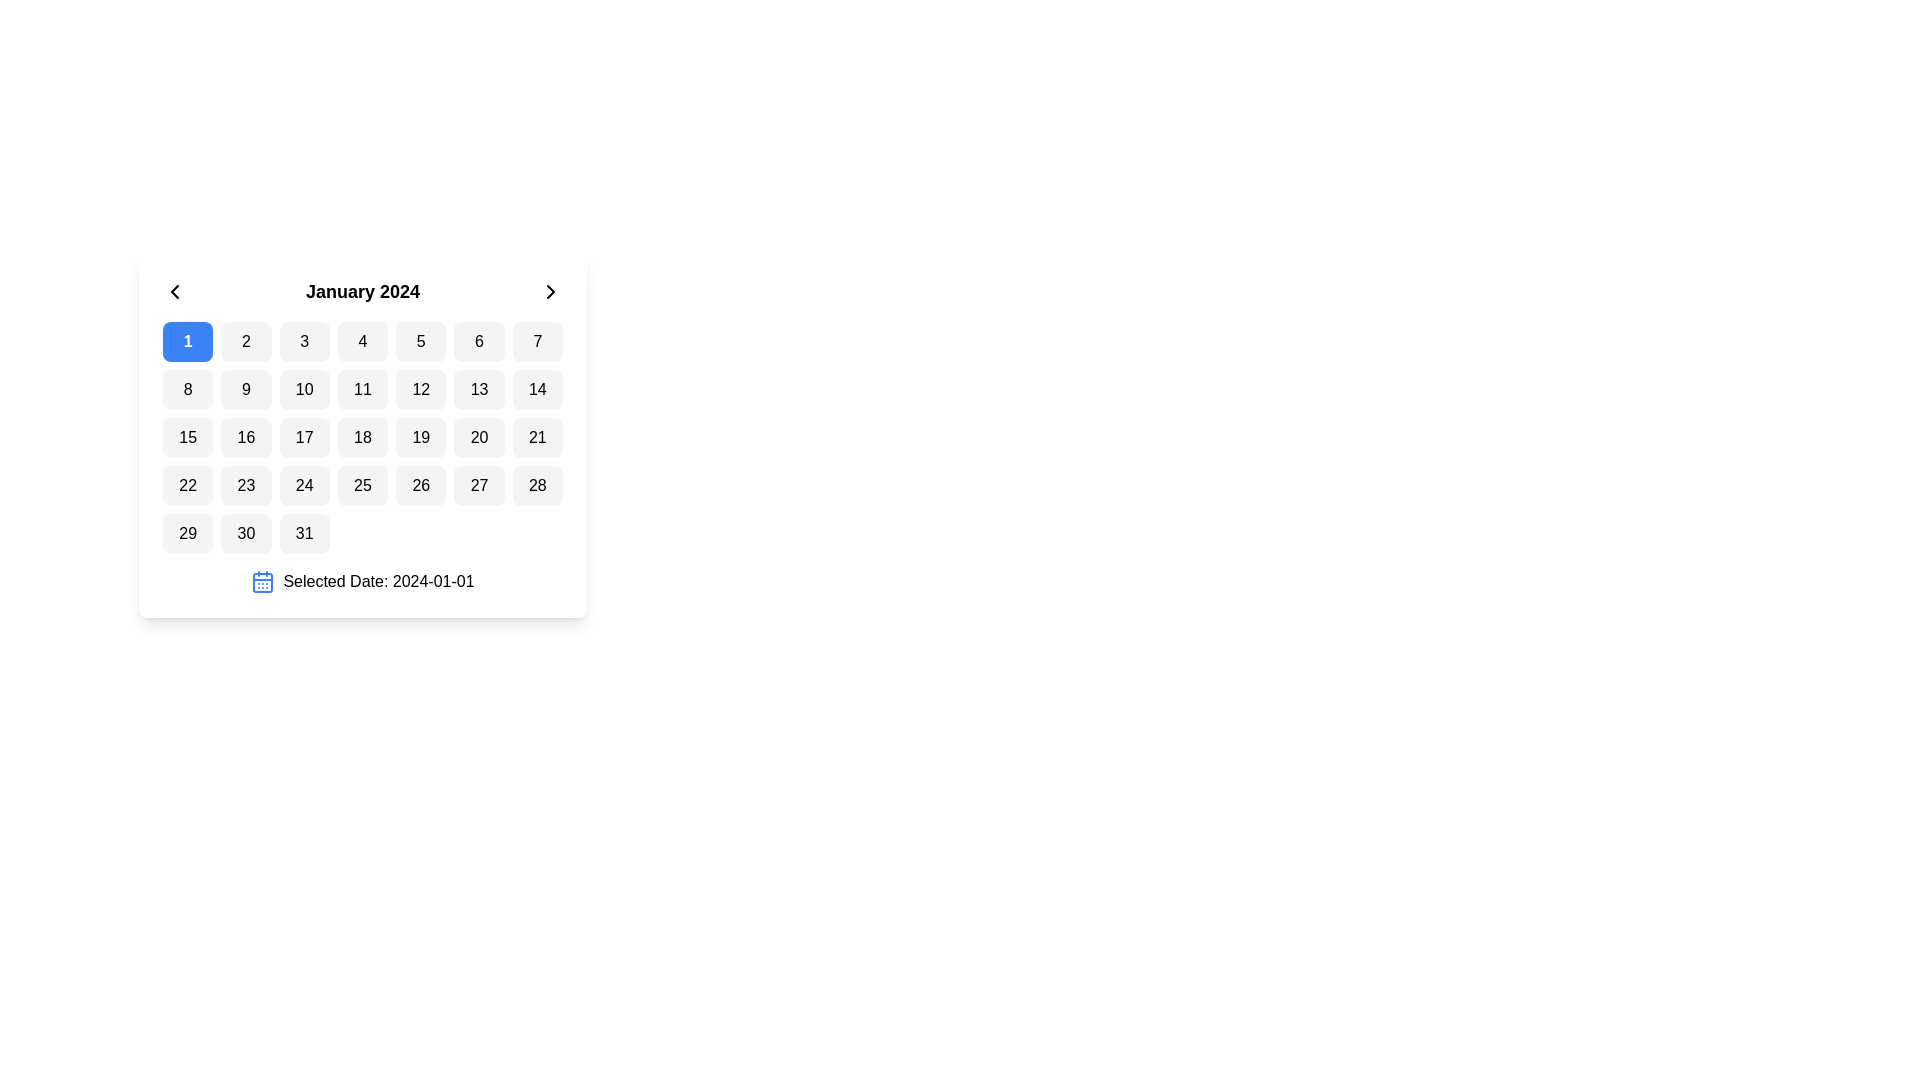  What do you see at coordinates (537, 389) in the screenshot?
I see `the Calendar Day Cell displaying the number '14' which is located in the second row and seventh column of the month grid` at bounding box center [537, 389].